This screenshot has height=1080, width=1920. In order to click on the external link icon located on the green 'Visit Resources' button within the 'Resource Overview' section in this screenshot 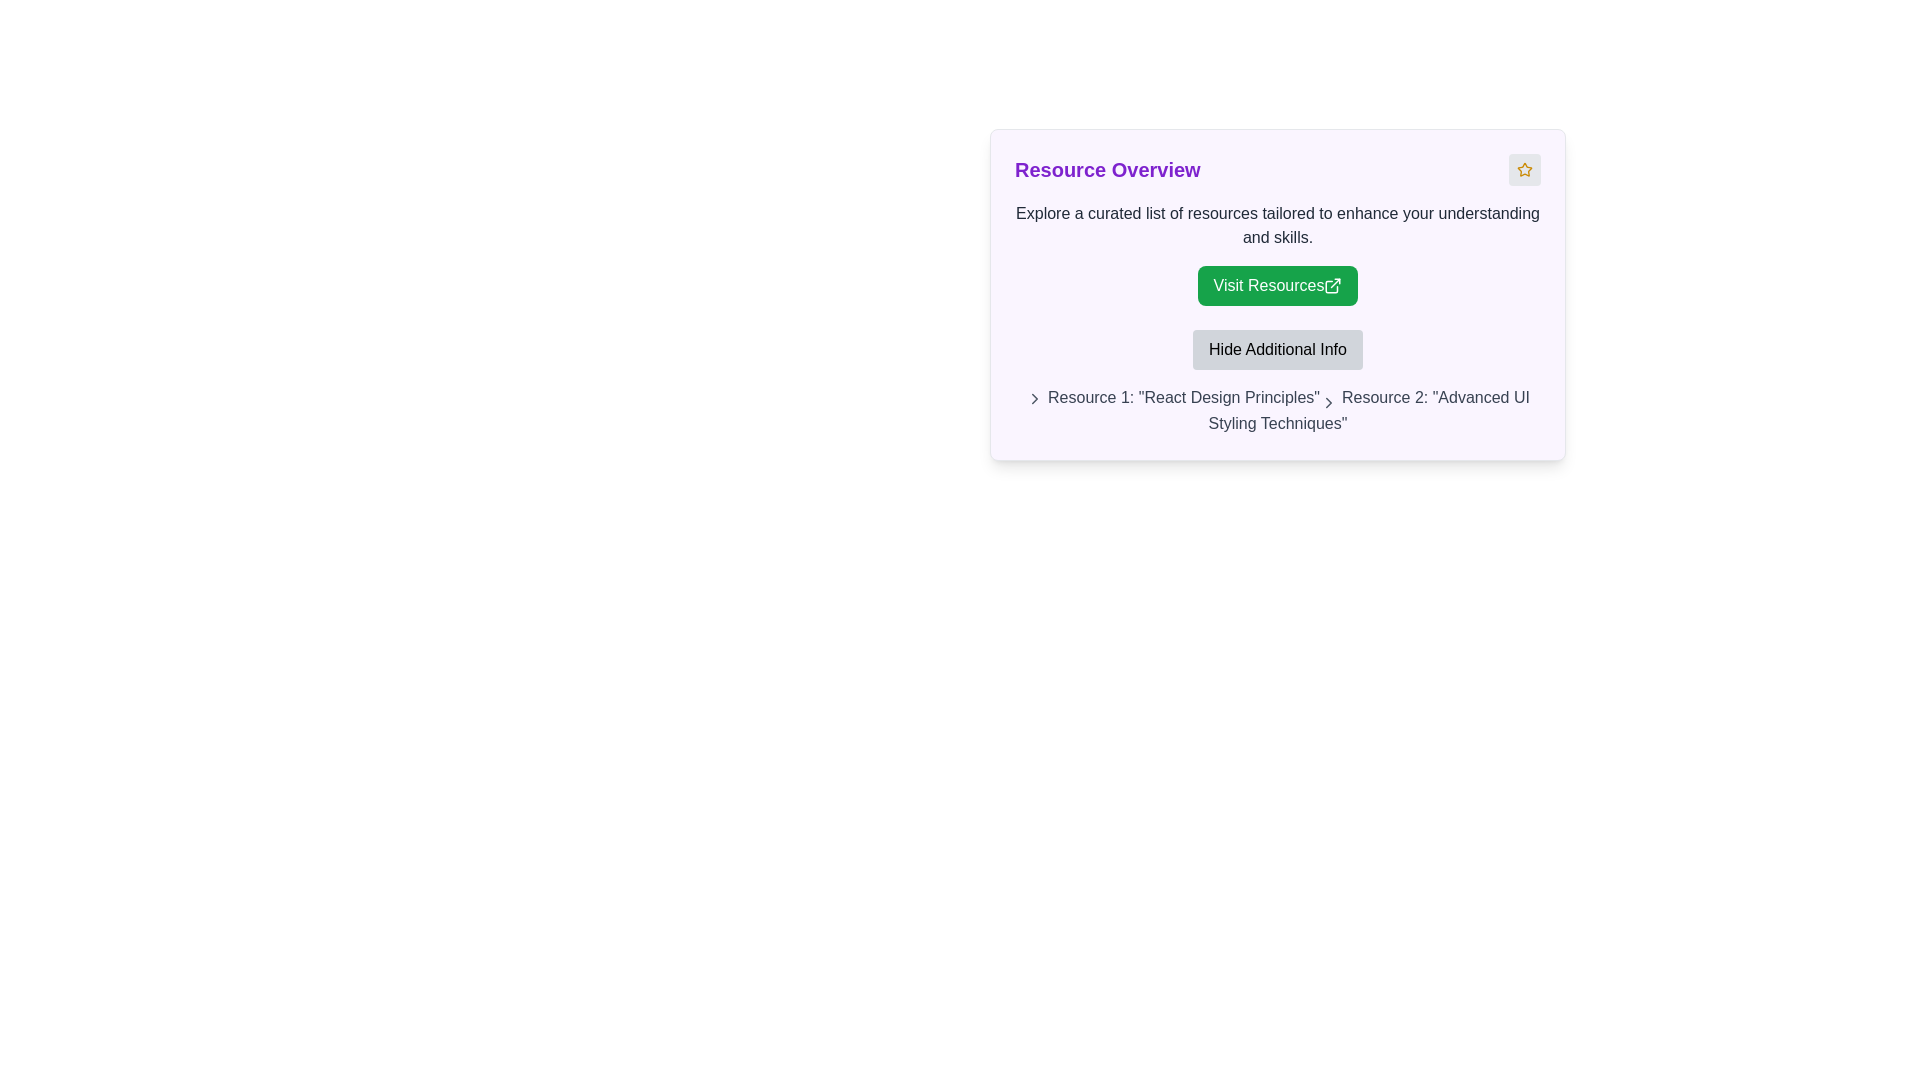, I will do `click(1276, 253)`.